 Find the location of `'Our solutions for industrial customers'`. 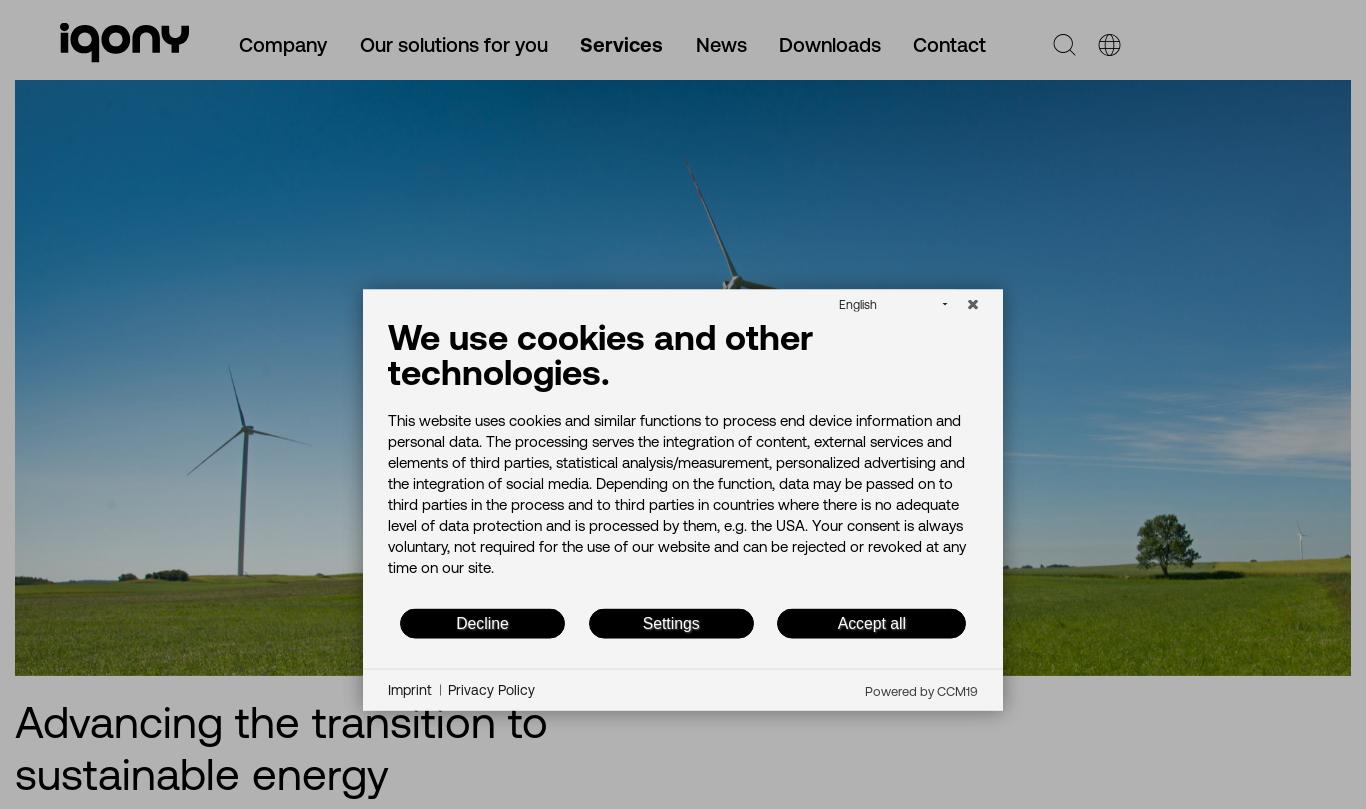

'Our solutions for industrial customers' is located at coordinates (237, 290).